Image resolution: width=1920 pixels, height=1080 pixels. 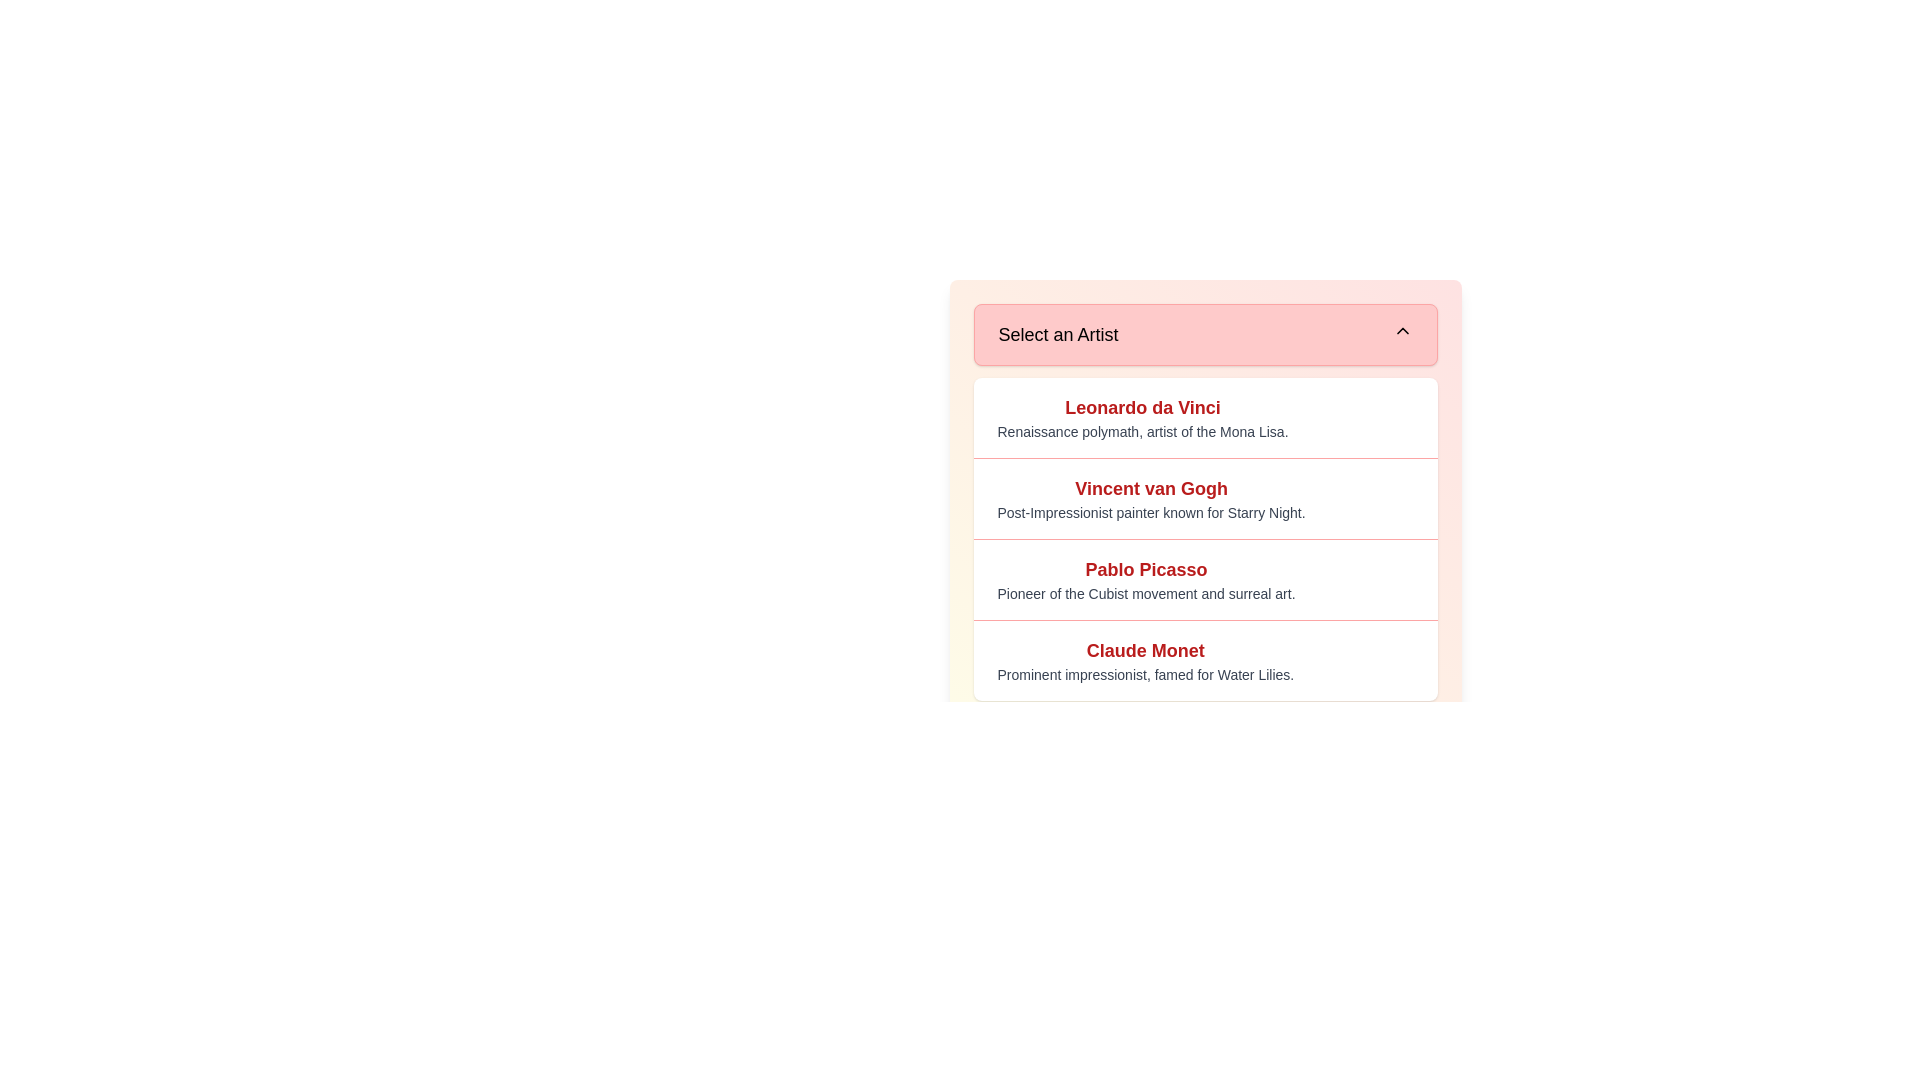 What do you see at coordinates (1204, 416) in the screenshot?
I see `the list item displaying 'Leonardo da Vinci' with a bold red font, located at the top of the 'Select an Artist' panel` at bounding box center [1204, 416].